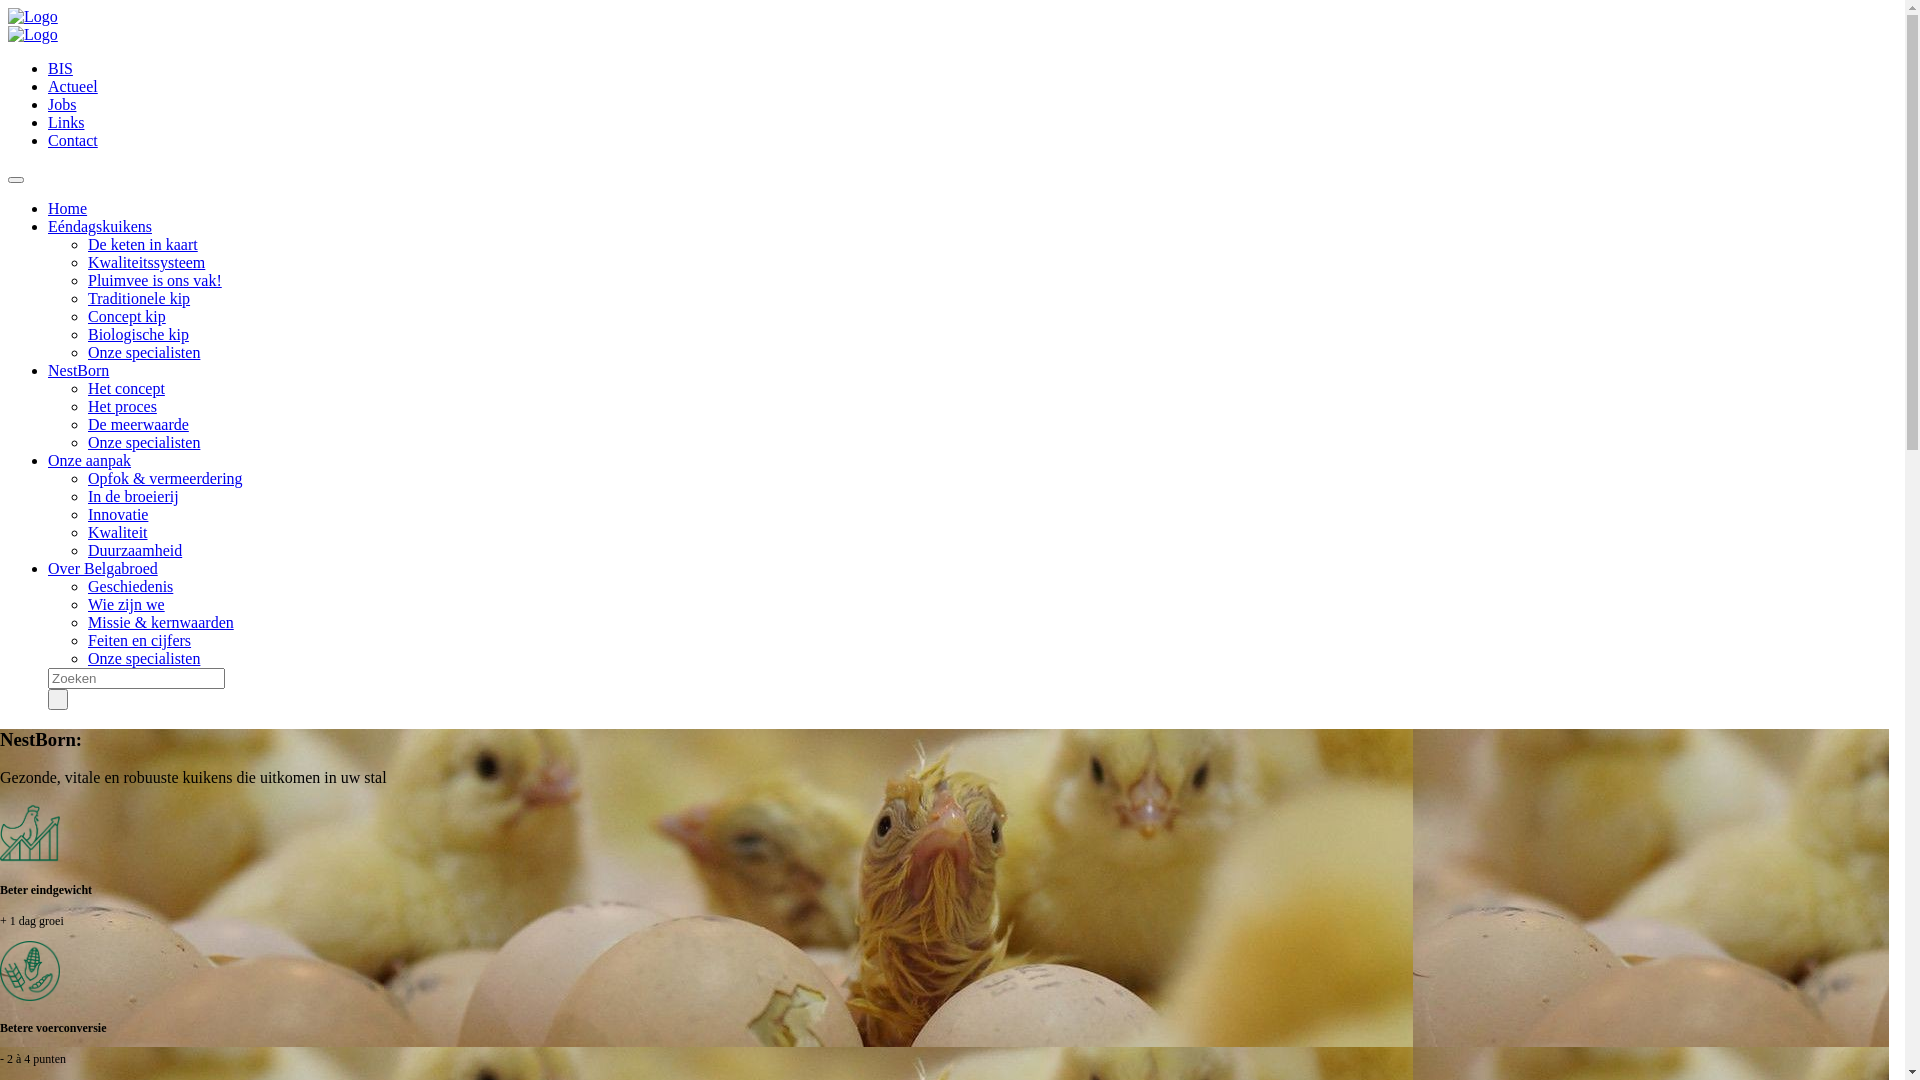  I want to click on 'Home', so click(67, 208).